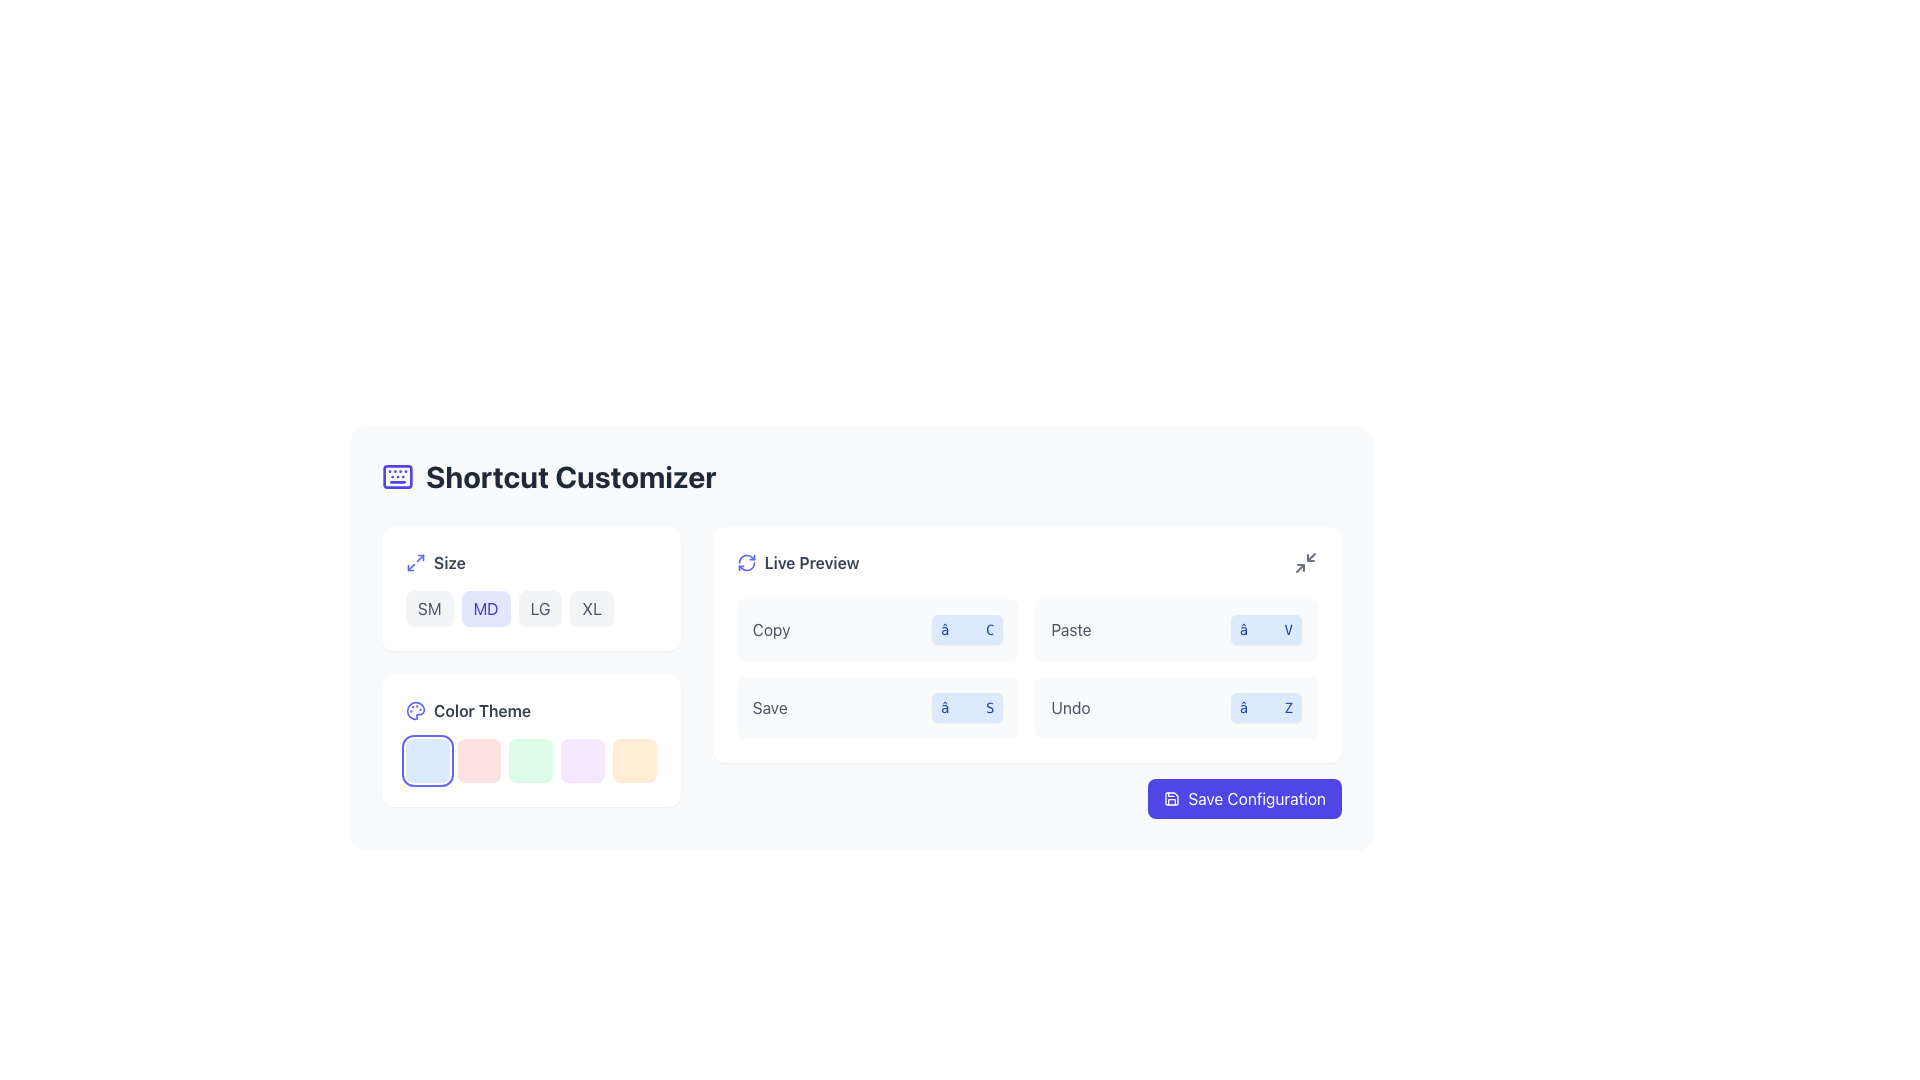  What do you see at coordinates (415, 709) in the screenshot?
I see `the indigo palette icon in the 'Color Theme' section of the 'Shortcut Customizer' interface, which is the main graphic illustrating the feature` at bounding box center [415, 709].